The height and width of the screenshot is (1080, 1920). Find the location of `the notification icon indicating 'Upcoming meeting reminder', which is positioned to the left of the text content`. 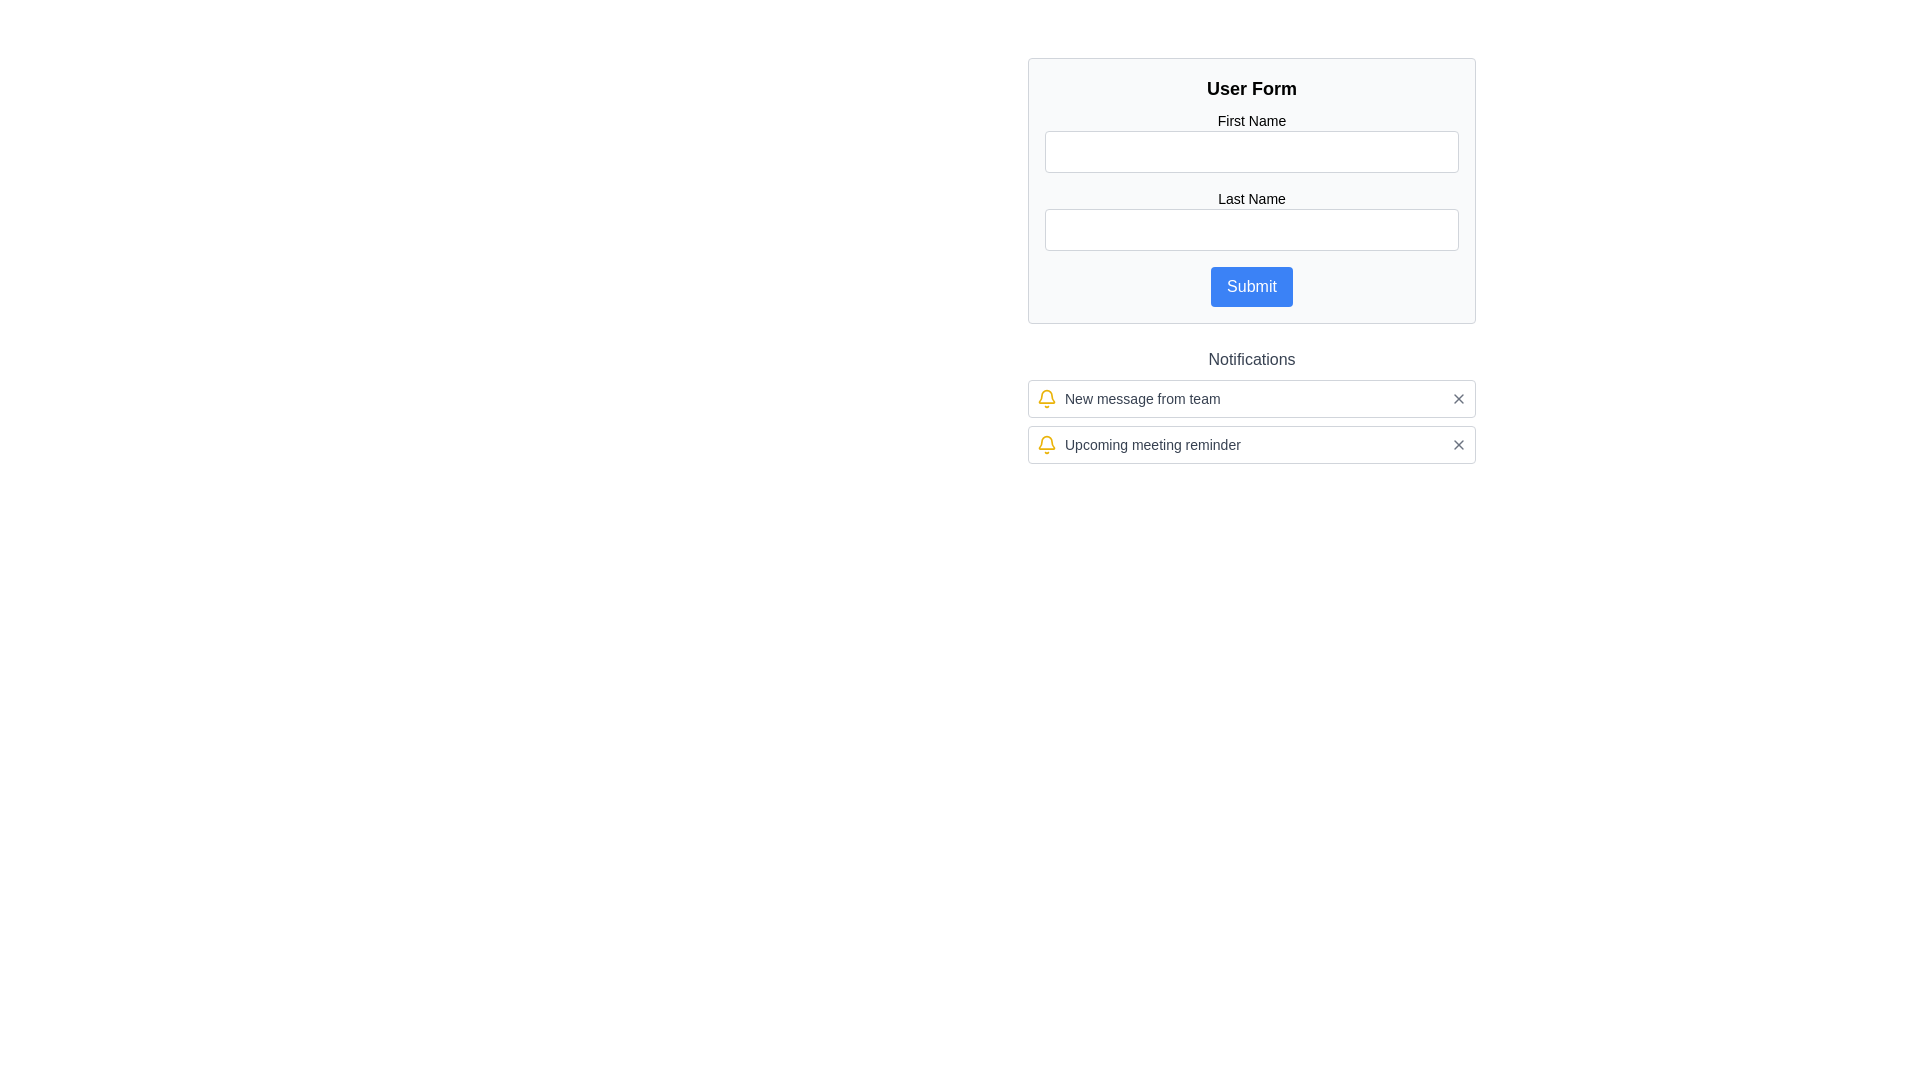

the notification icon indicating 'Upcoming meeting reminder', which is positioned to the left of the text content is located at coordinates (1045, 443).